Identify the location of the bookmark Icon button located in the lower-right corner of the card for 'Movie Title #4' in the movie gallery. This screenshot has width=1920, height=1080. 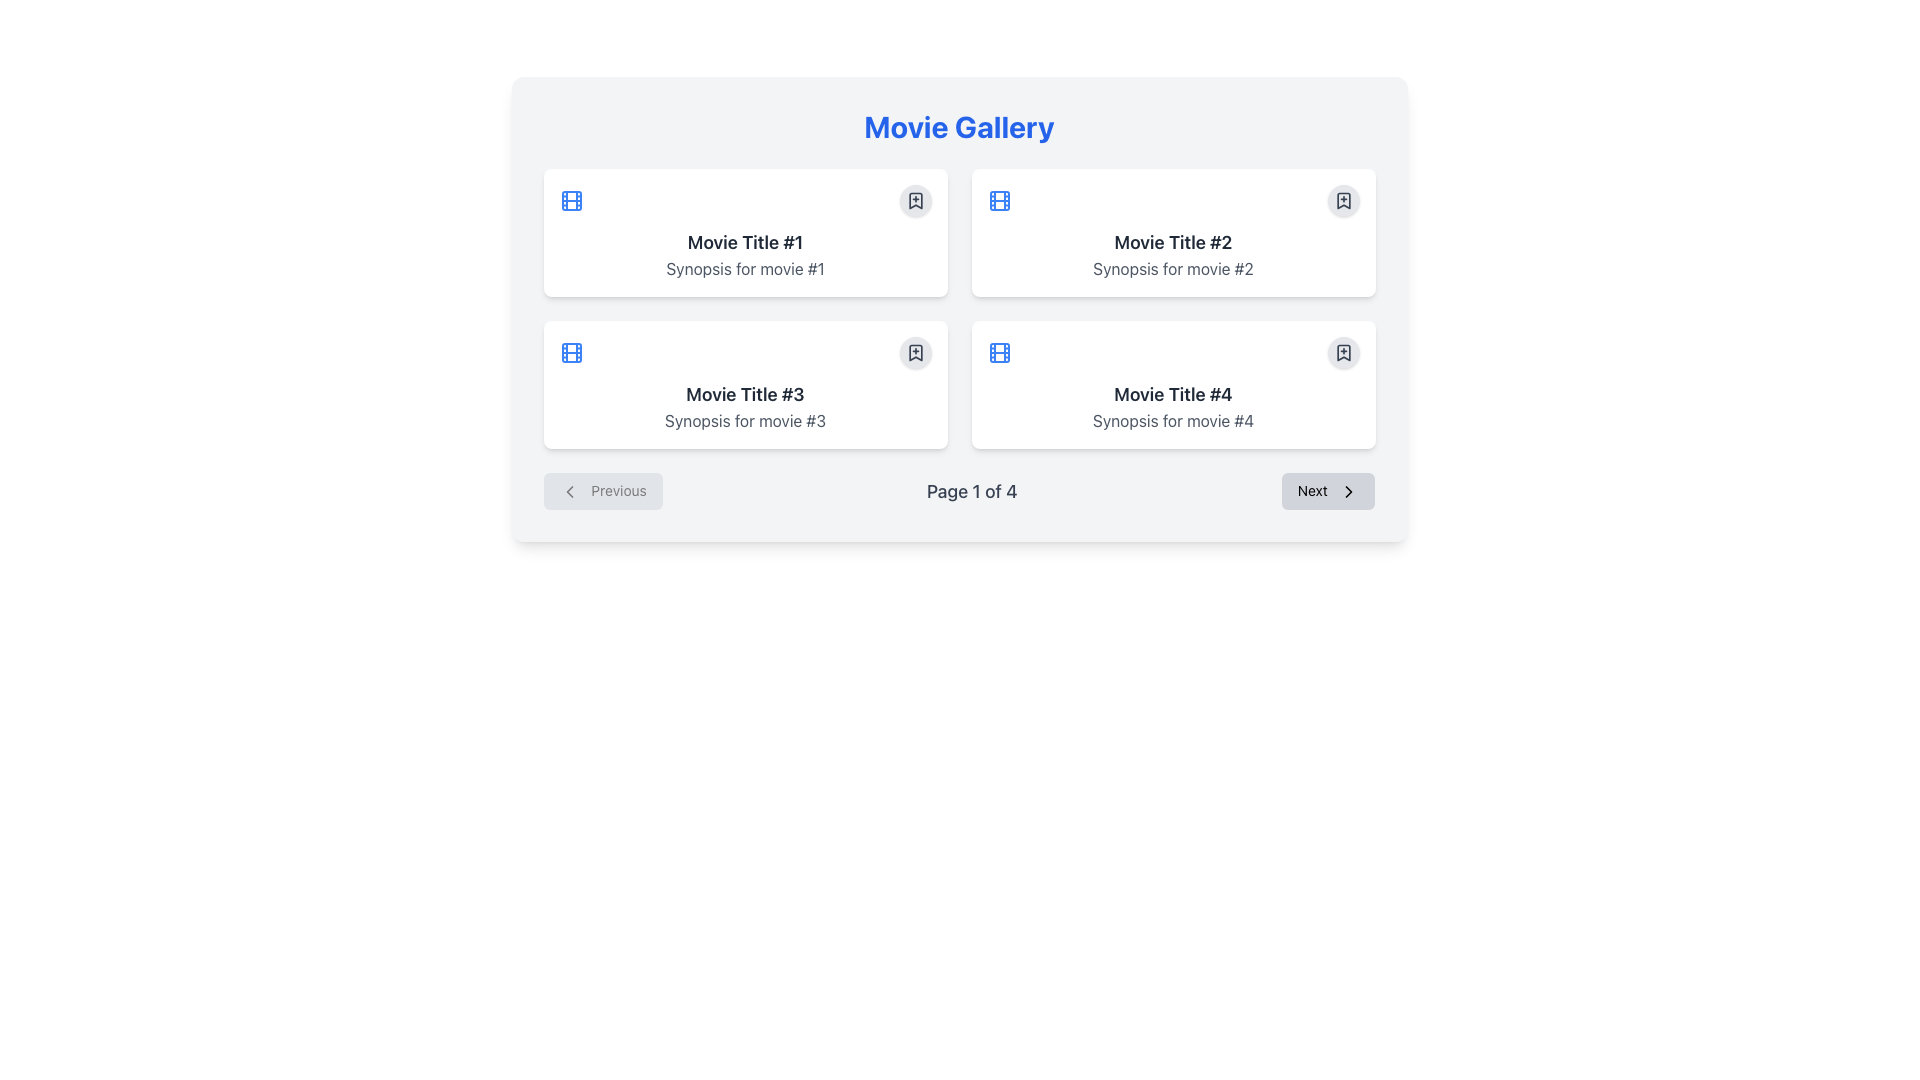
(1343, 352).